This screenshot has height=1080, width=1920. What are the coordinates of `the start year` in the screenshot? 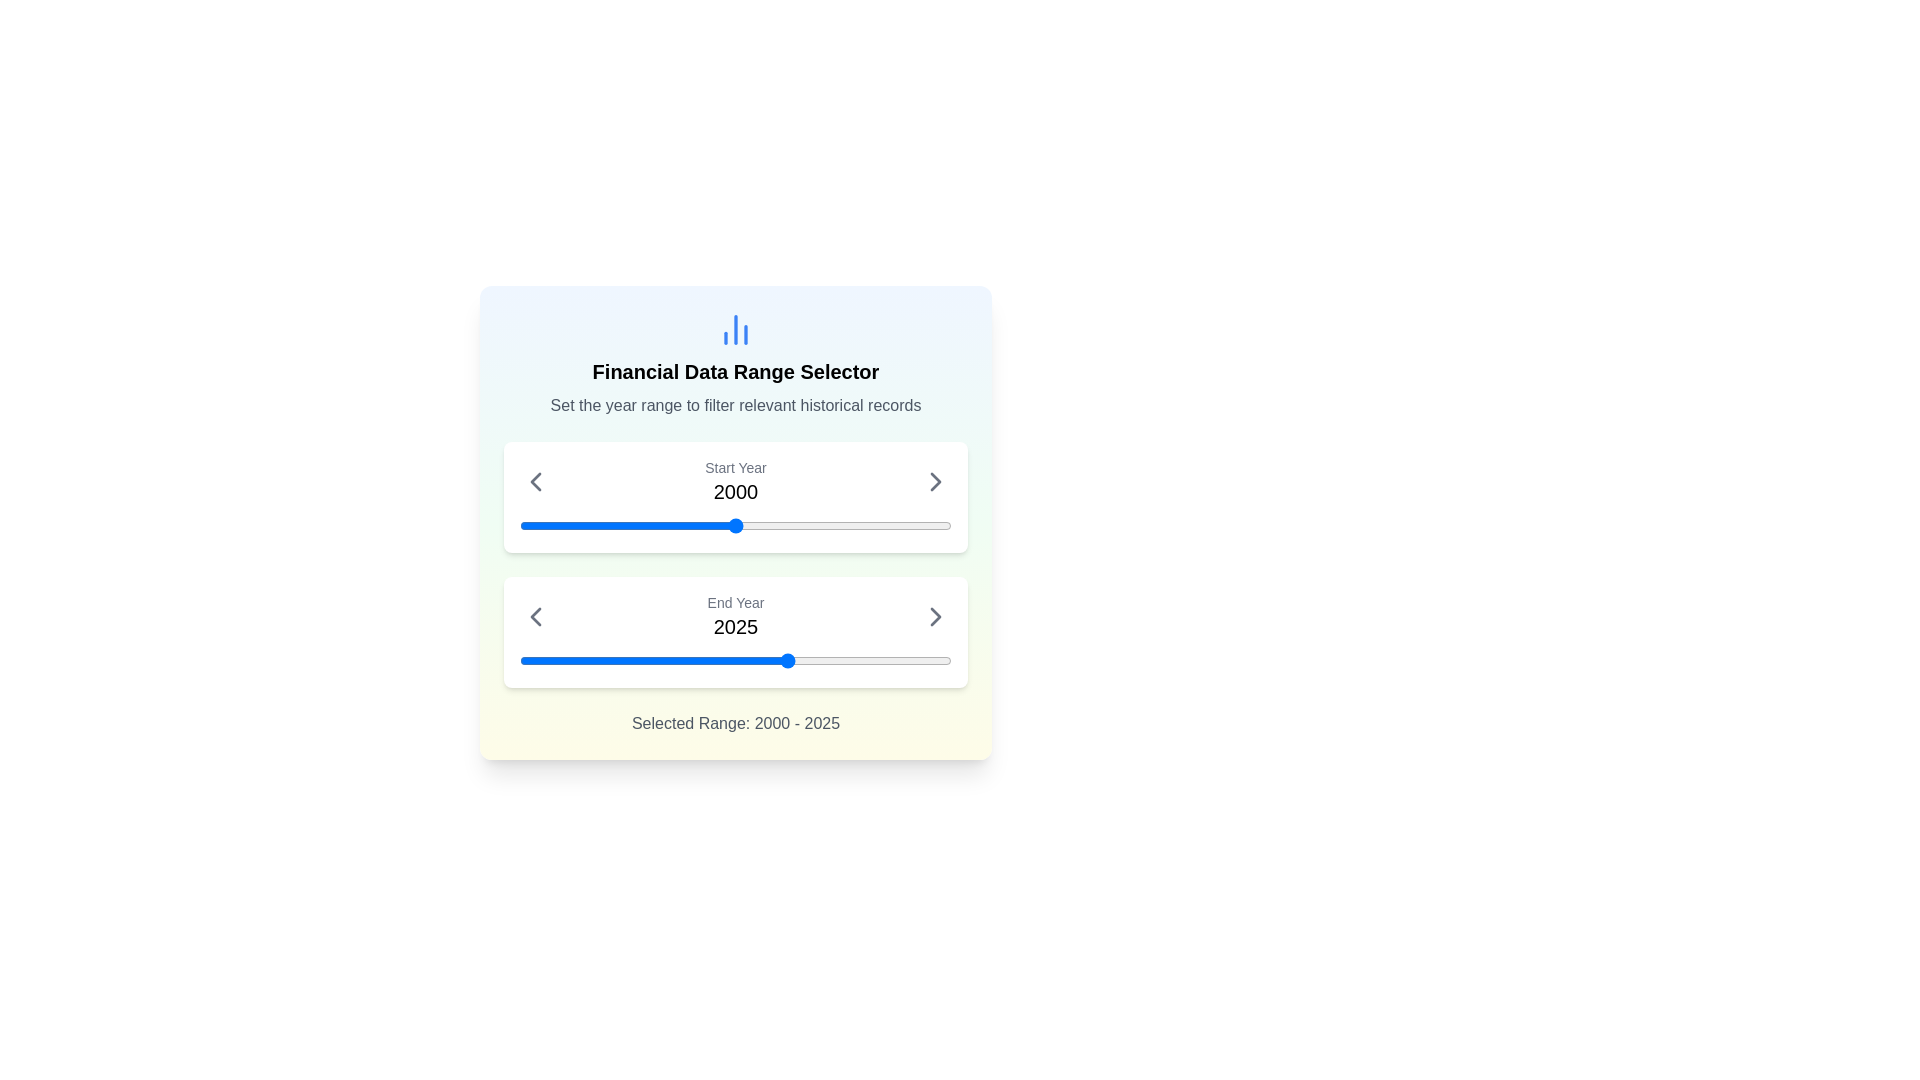 It's located at (705, 524).